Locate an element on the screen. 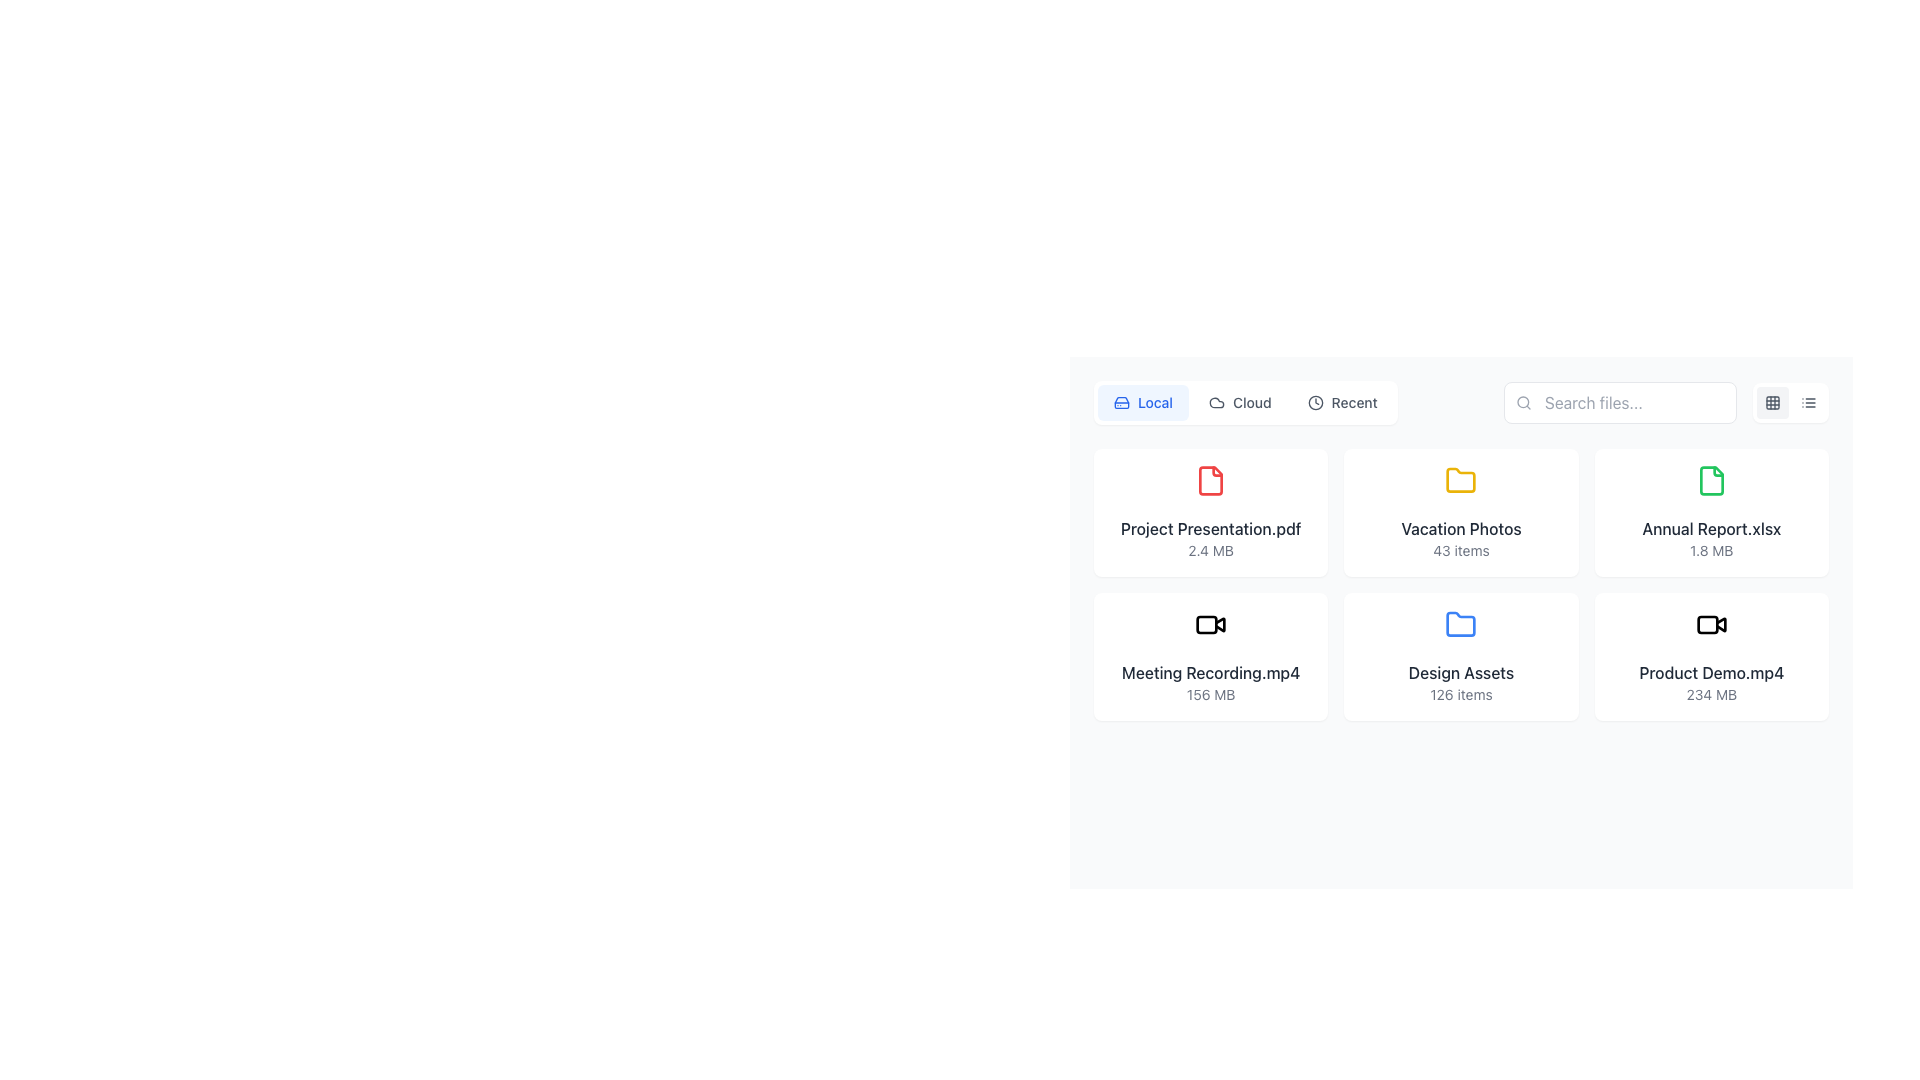  the icon representing the 'Product Demo.mp4' video file located at the top center of the card is located at coordinates (1710, 623).